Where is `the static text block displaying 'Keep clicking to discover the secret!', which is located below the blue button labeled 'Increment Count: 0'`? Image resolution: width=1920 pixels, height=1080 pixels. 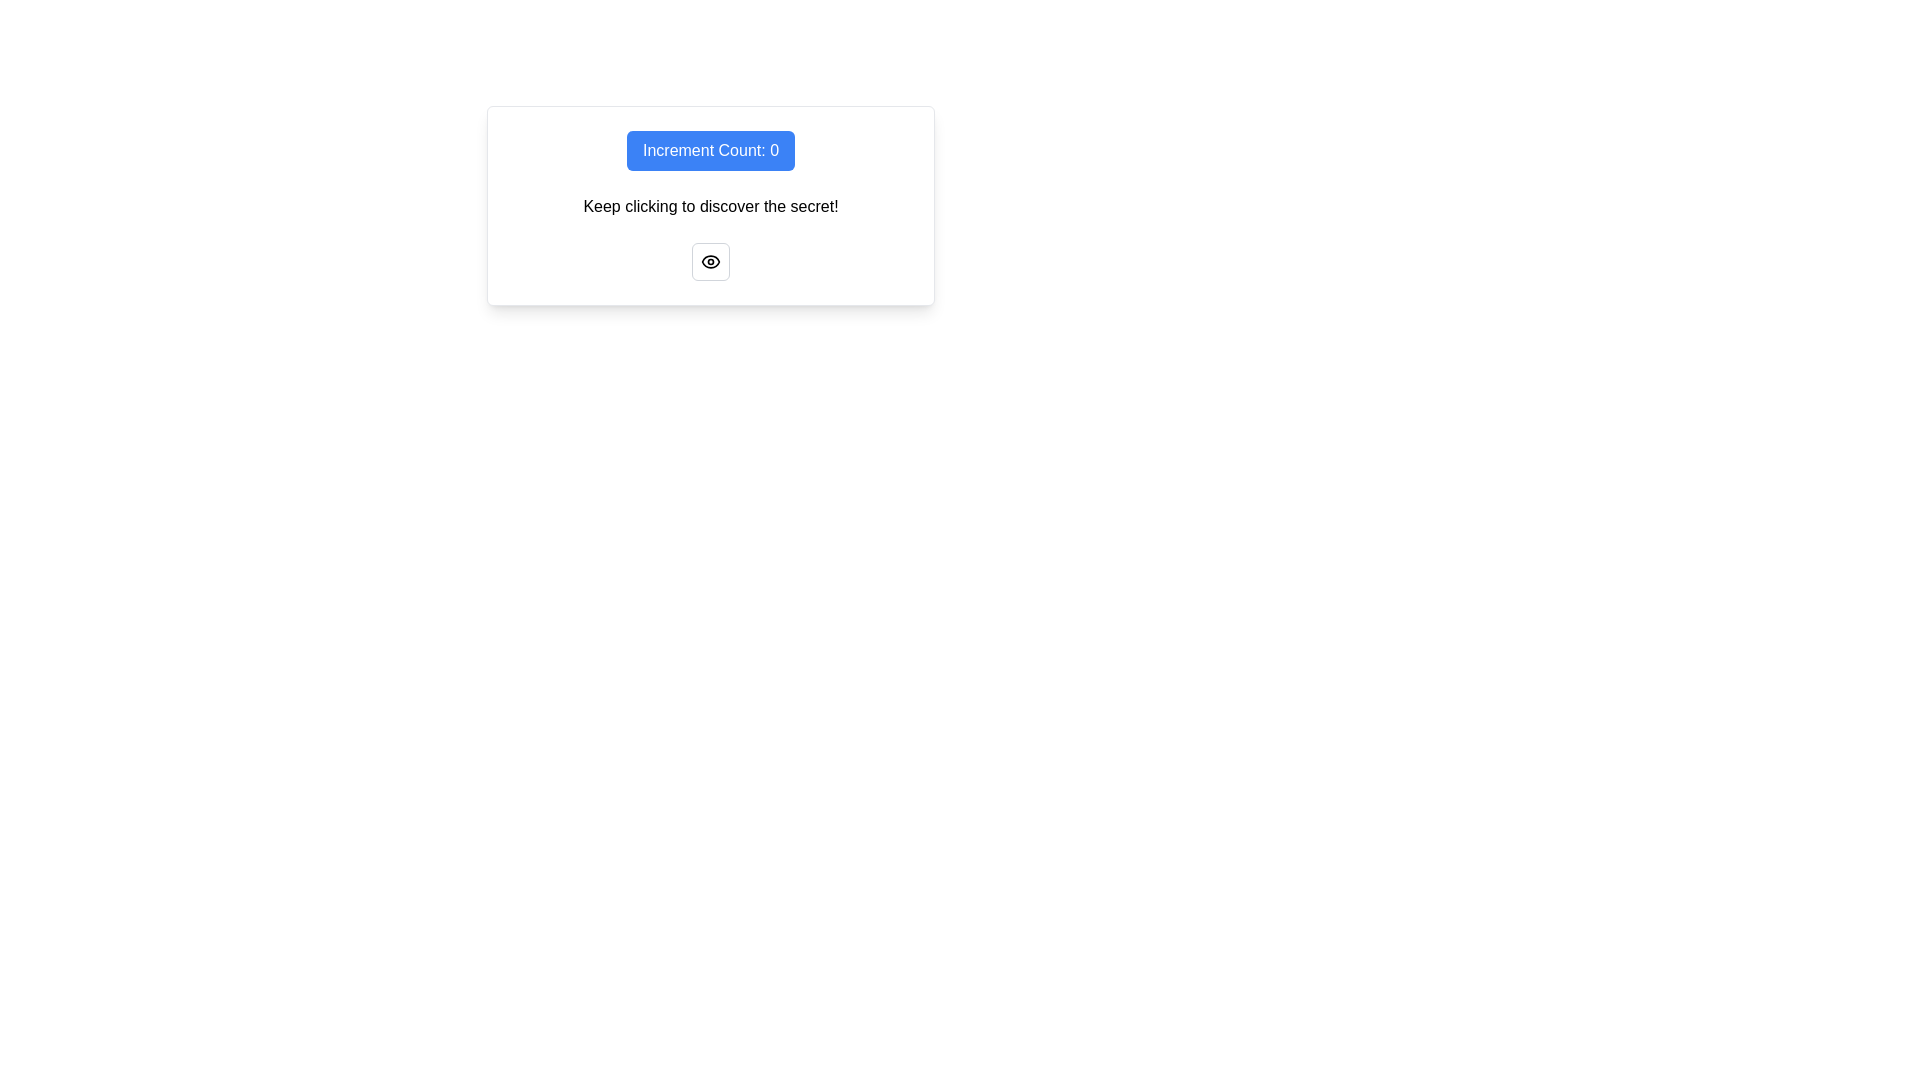 the static text block displaying 'Keep clicking to discover the secret!', which is located below the blue button labeled 'Increment Count: 0' is located at coordinates (710, 207).